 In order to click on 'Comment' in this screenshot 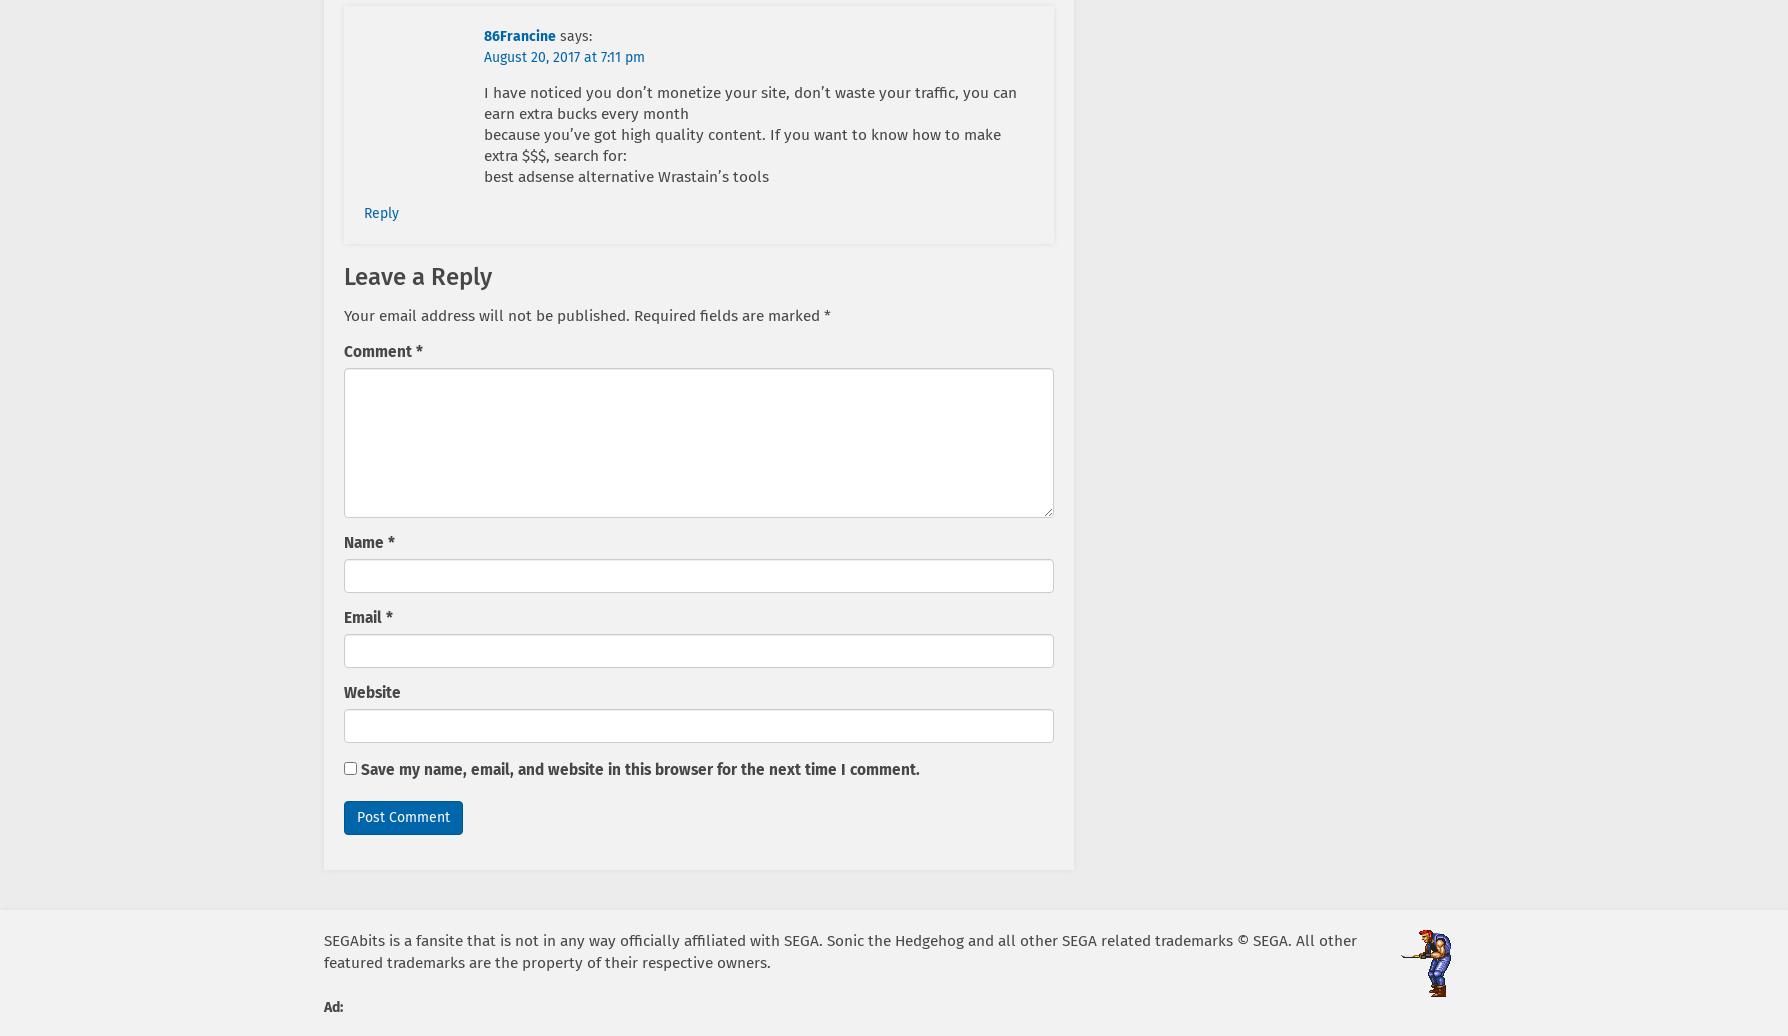, I will do `click(378, 350)`.